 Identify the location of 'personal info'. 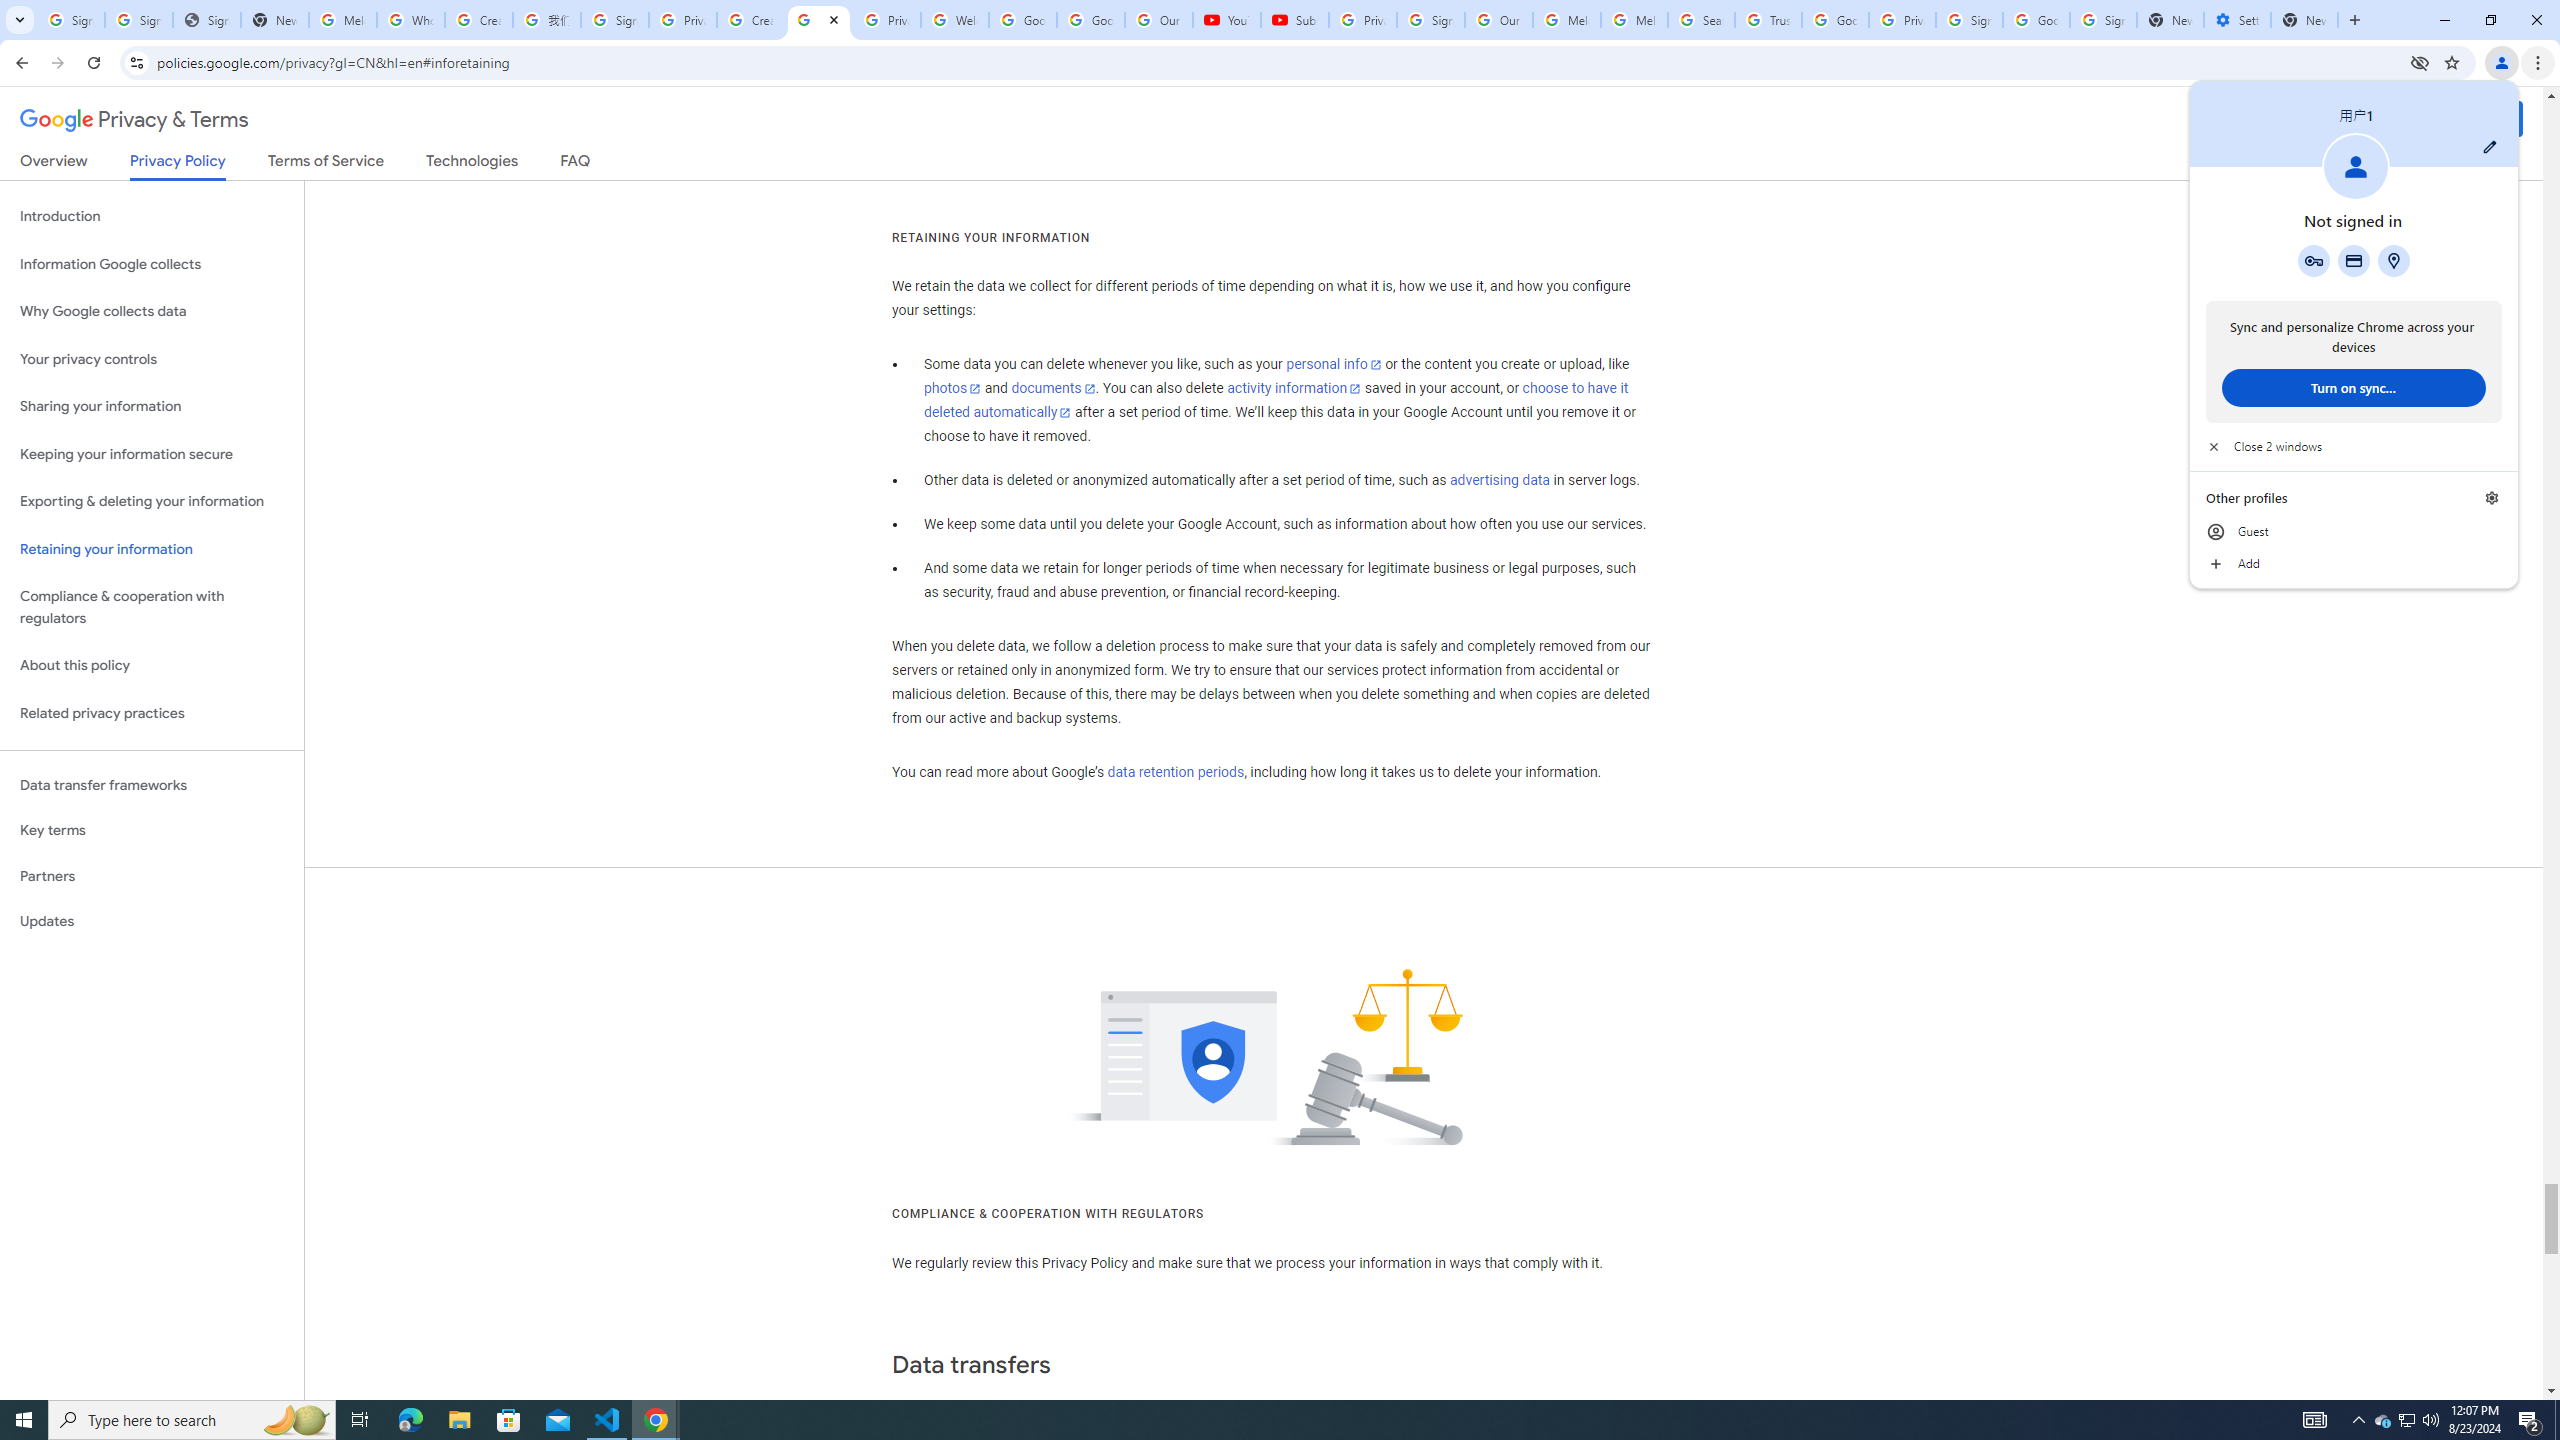
(1332, 364).